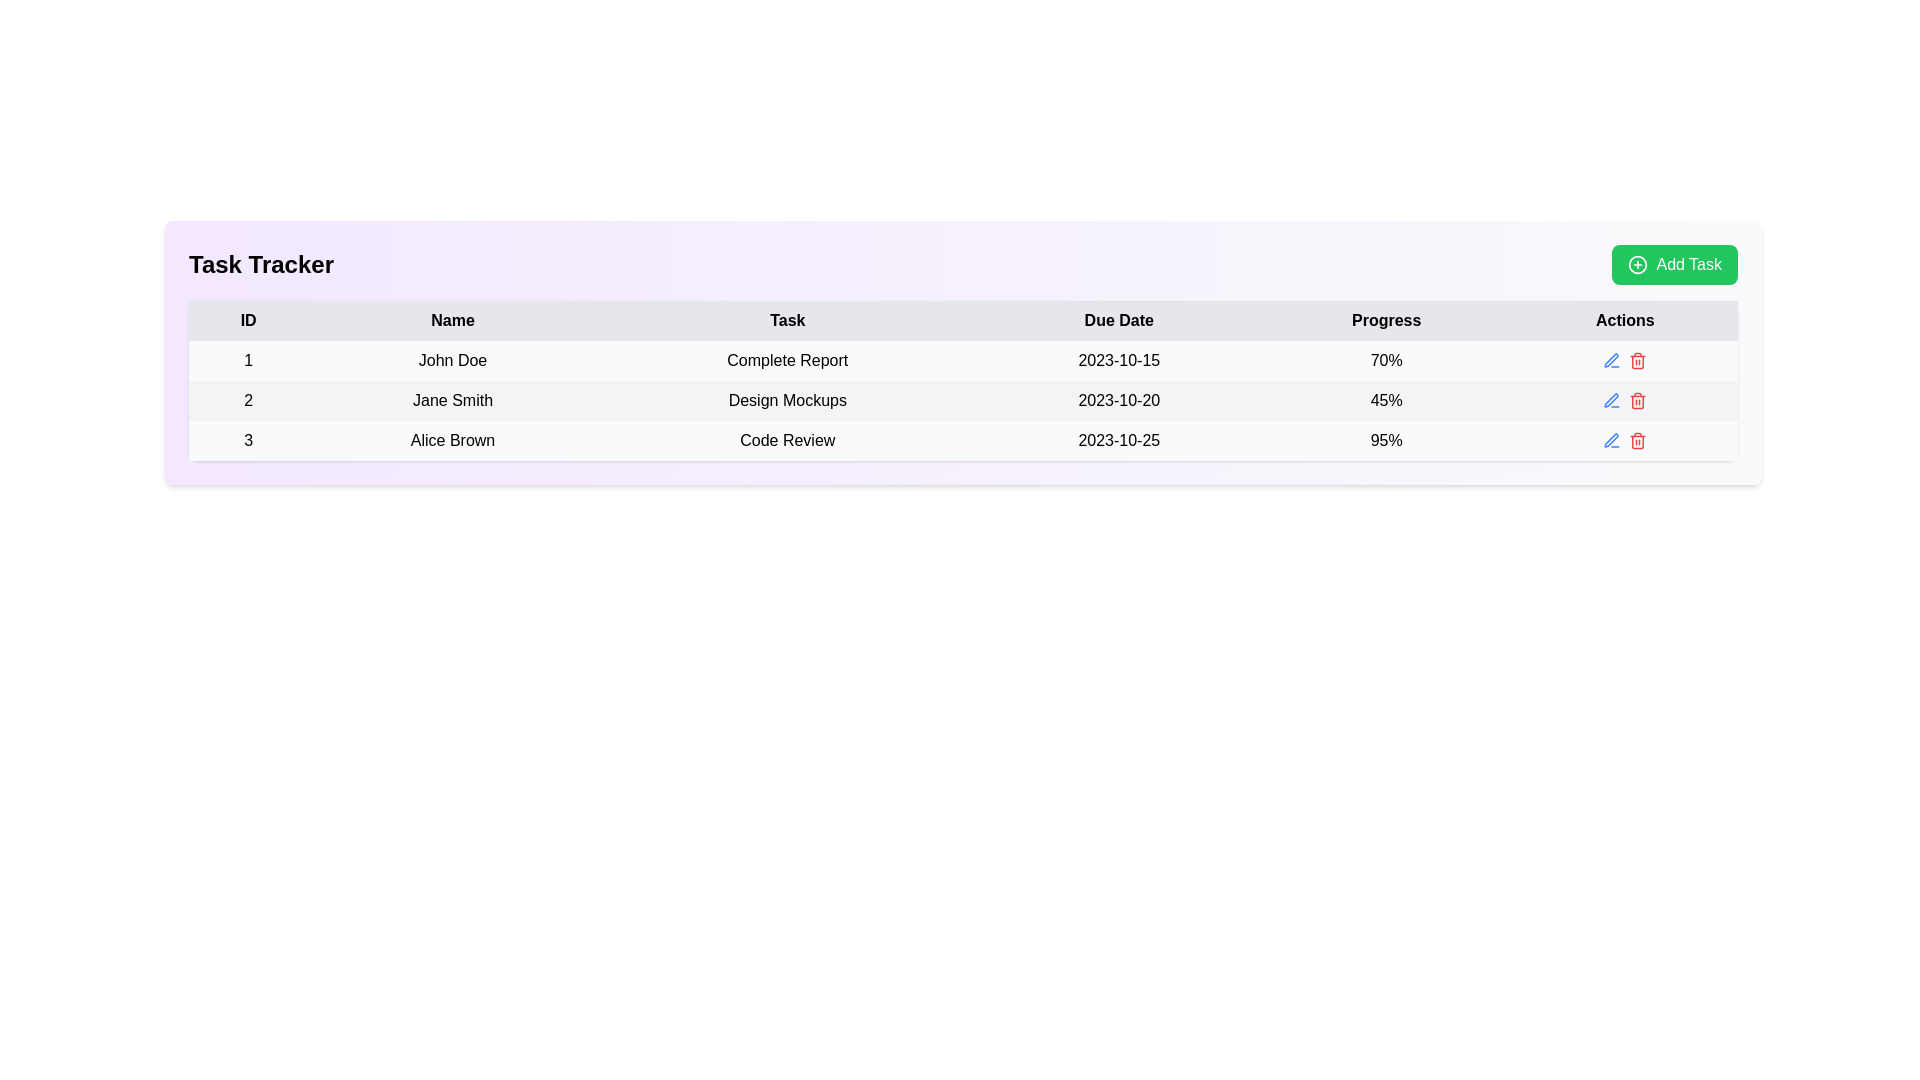 This screenshot has height=1080, width=1920. Describe the element at coordinates (963, 401) in the screenshot. I see `the task information row in the task tracker that is the second entry, positioned between rows for 'John Doe' and 'Alice Brown'` at that location.